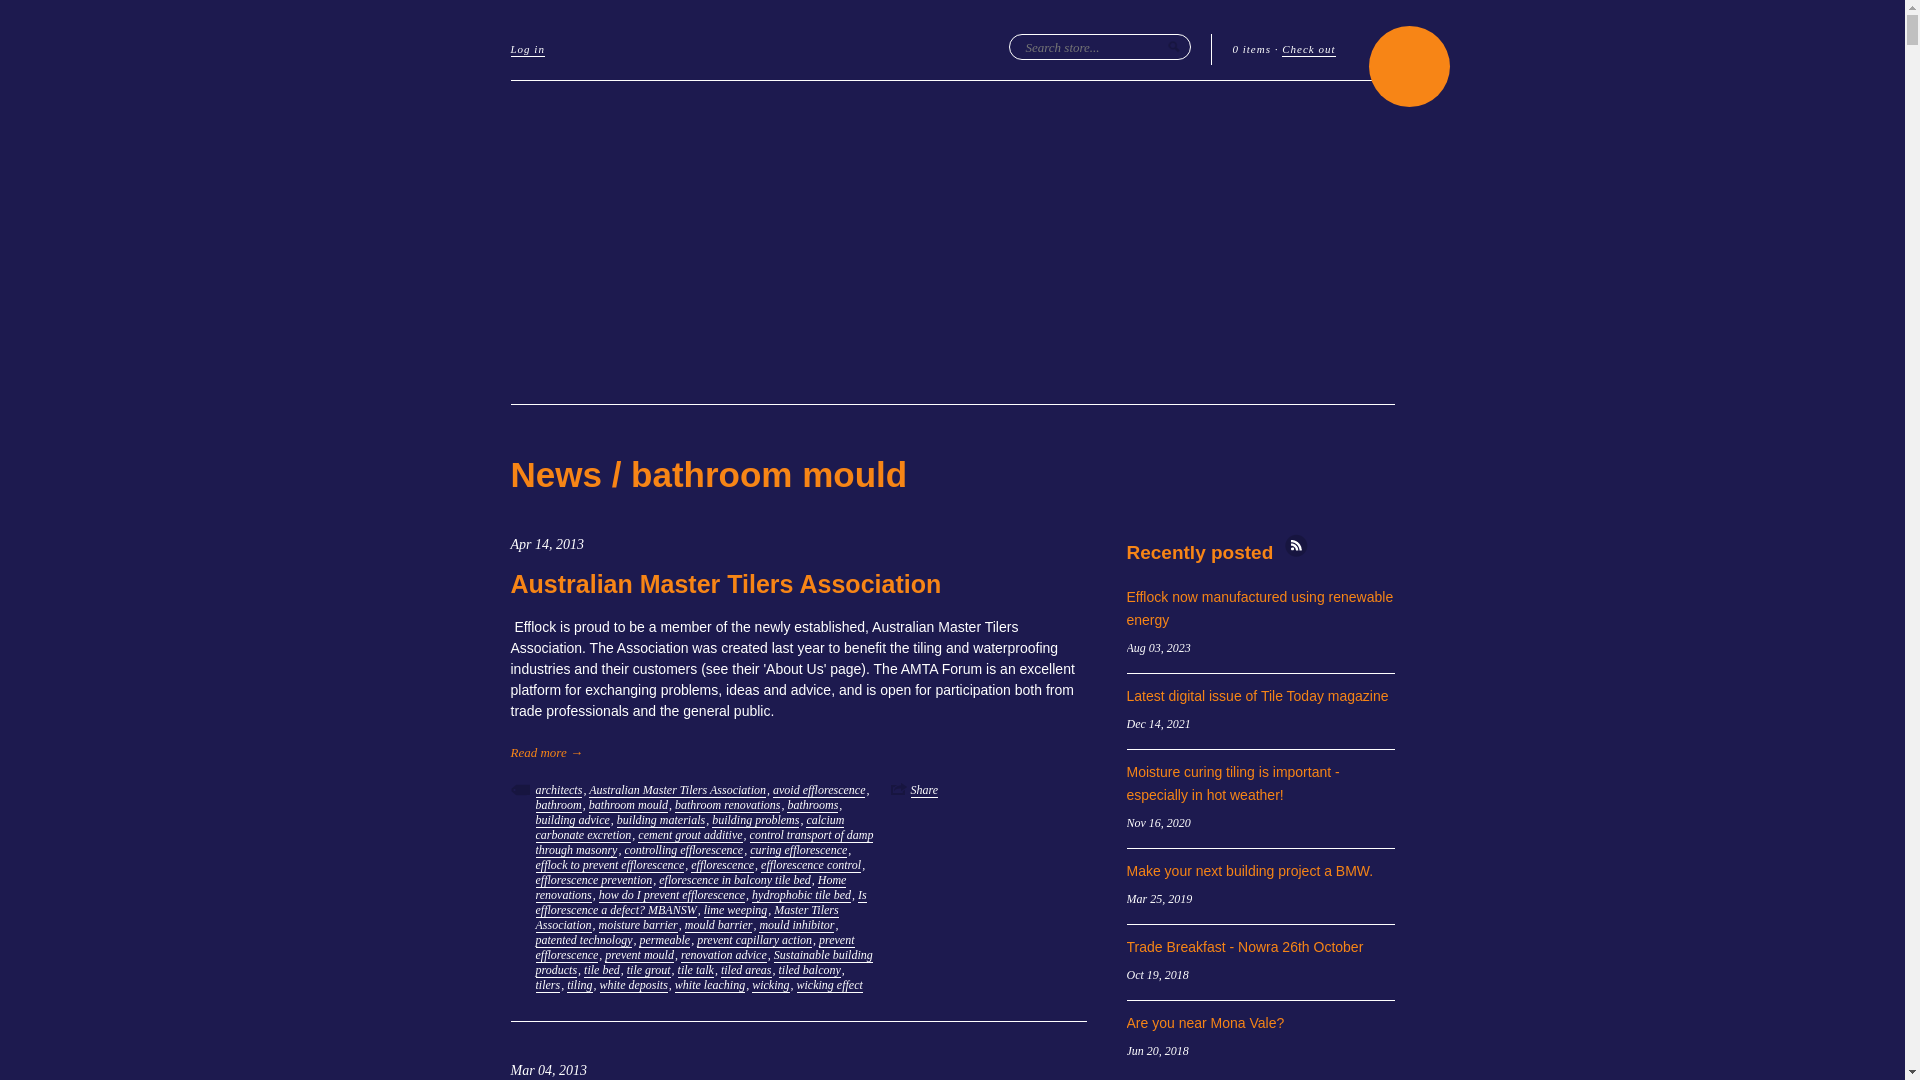  What do you see at coordinates (1250, 48) in the screenshot?
I see `'0 items'` at bounding box center [1250, 48].